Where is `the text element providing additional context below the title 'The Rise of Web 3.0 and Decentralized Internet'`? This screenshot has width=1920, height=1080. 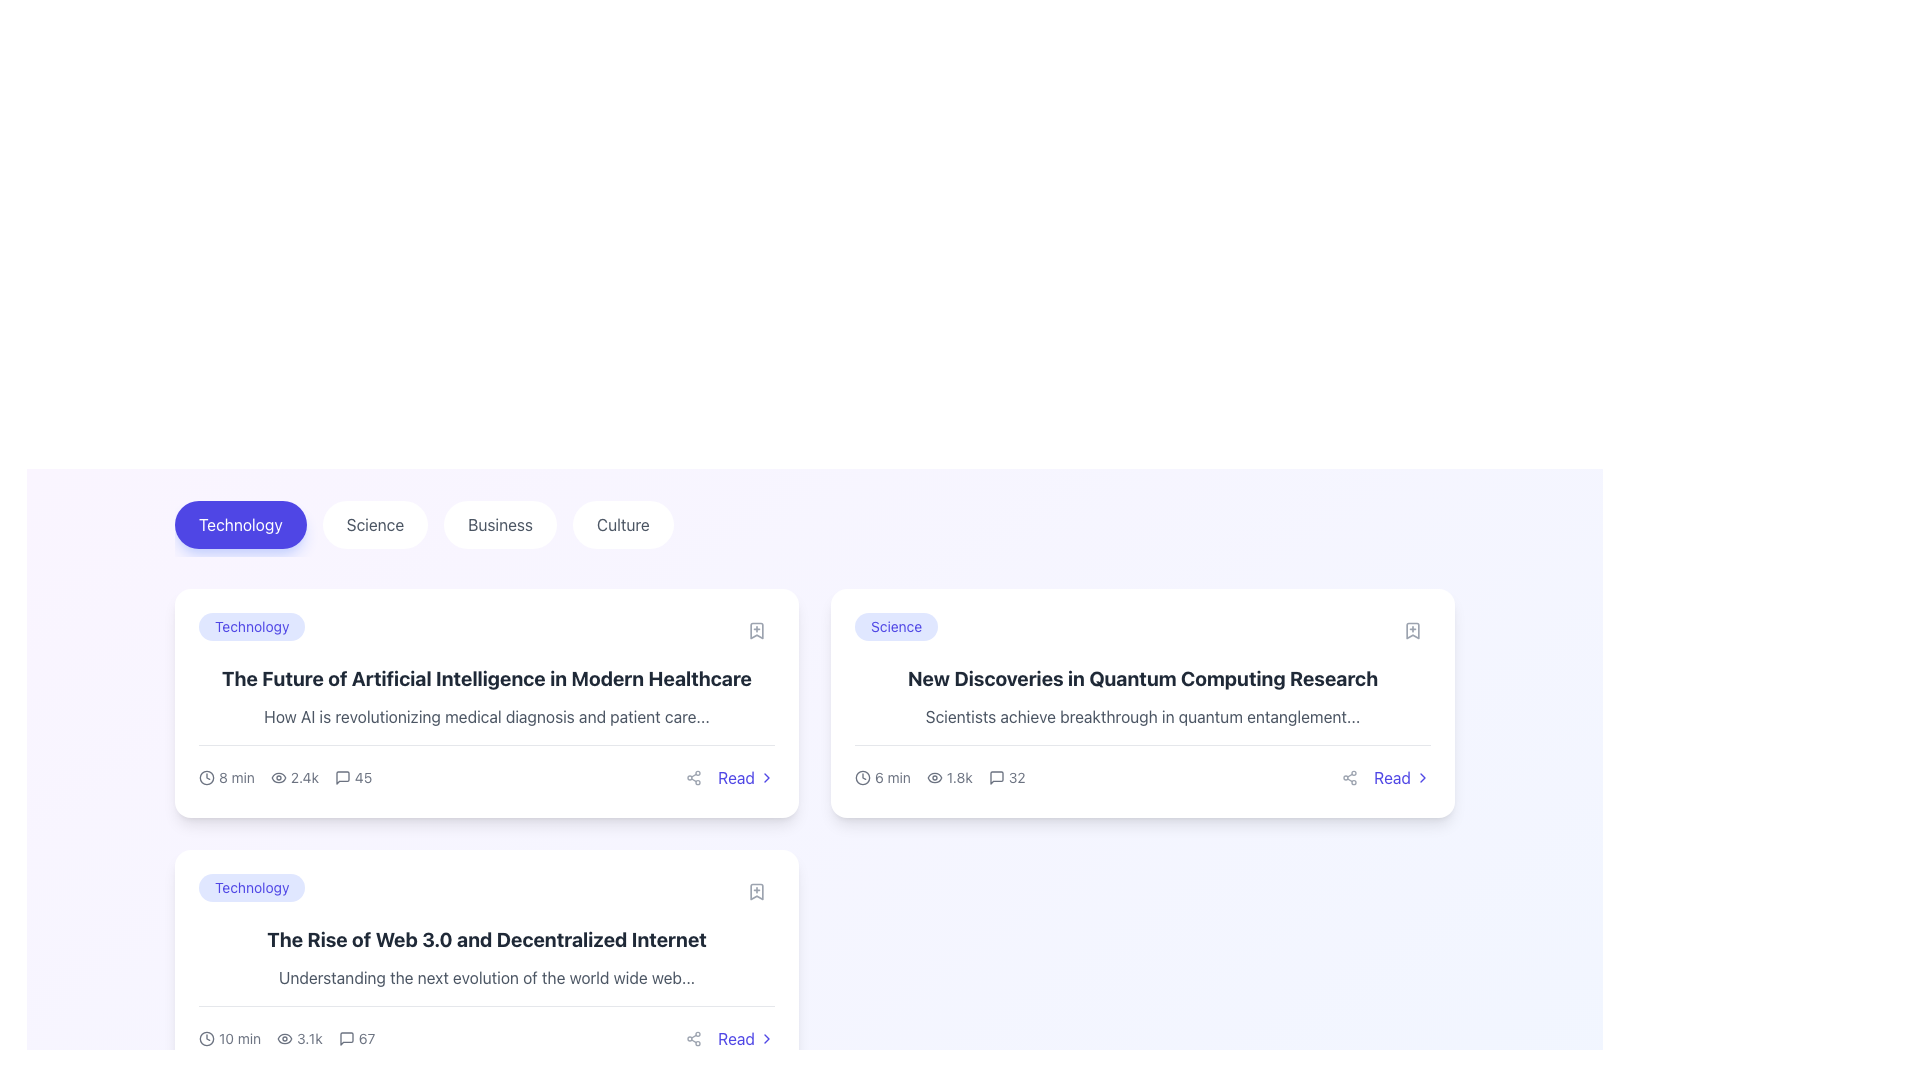
the text element providing additional context below the title 'The Rise of Web 3.0 and Decentralized Internet' is located at coordinates (486, 977).